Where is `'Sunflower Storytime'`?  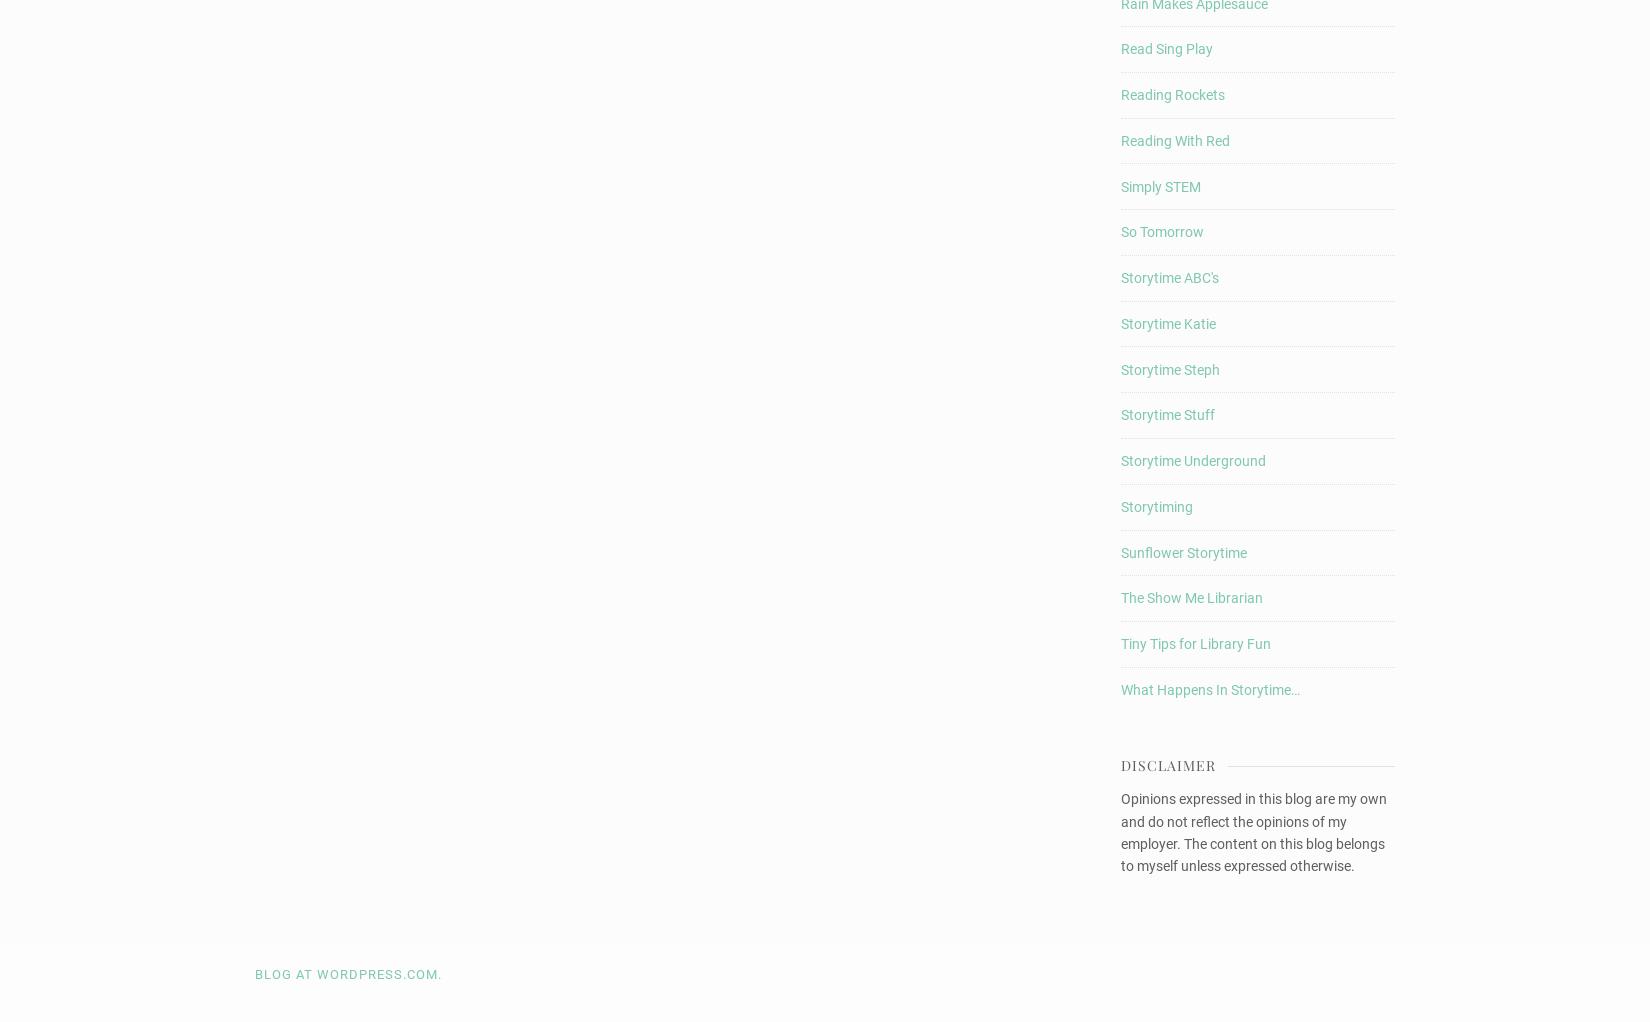 'Sunflower Storytime' is located at coordinates (1184, 551).